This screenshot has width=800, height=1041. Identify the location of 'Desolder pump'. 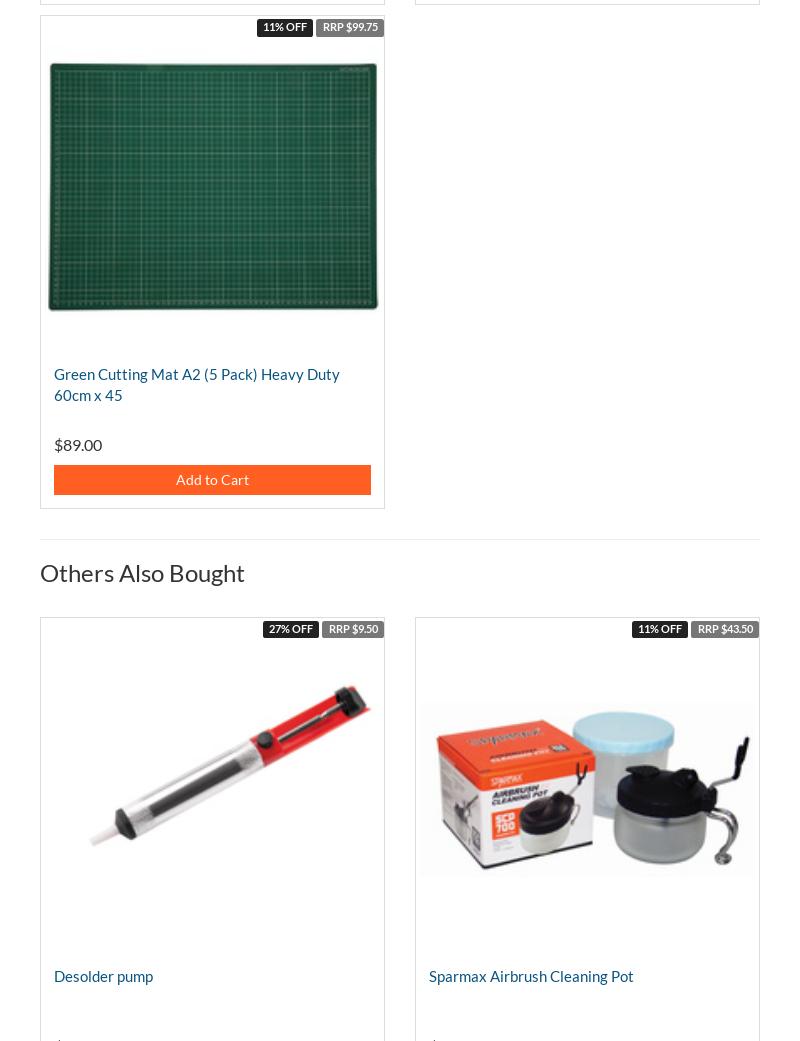
(102, 975).